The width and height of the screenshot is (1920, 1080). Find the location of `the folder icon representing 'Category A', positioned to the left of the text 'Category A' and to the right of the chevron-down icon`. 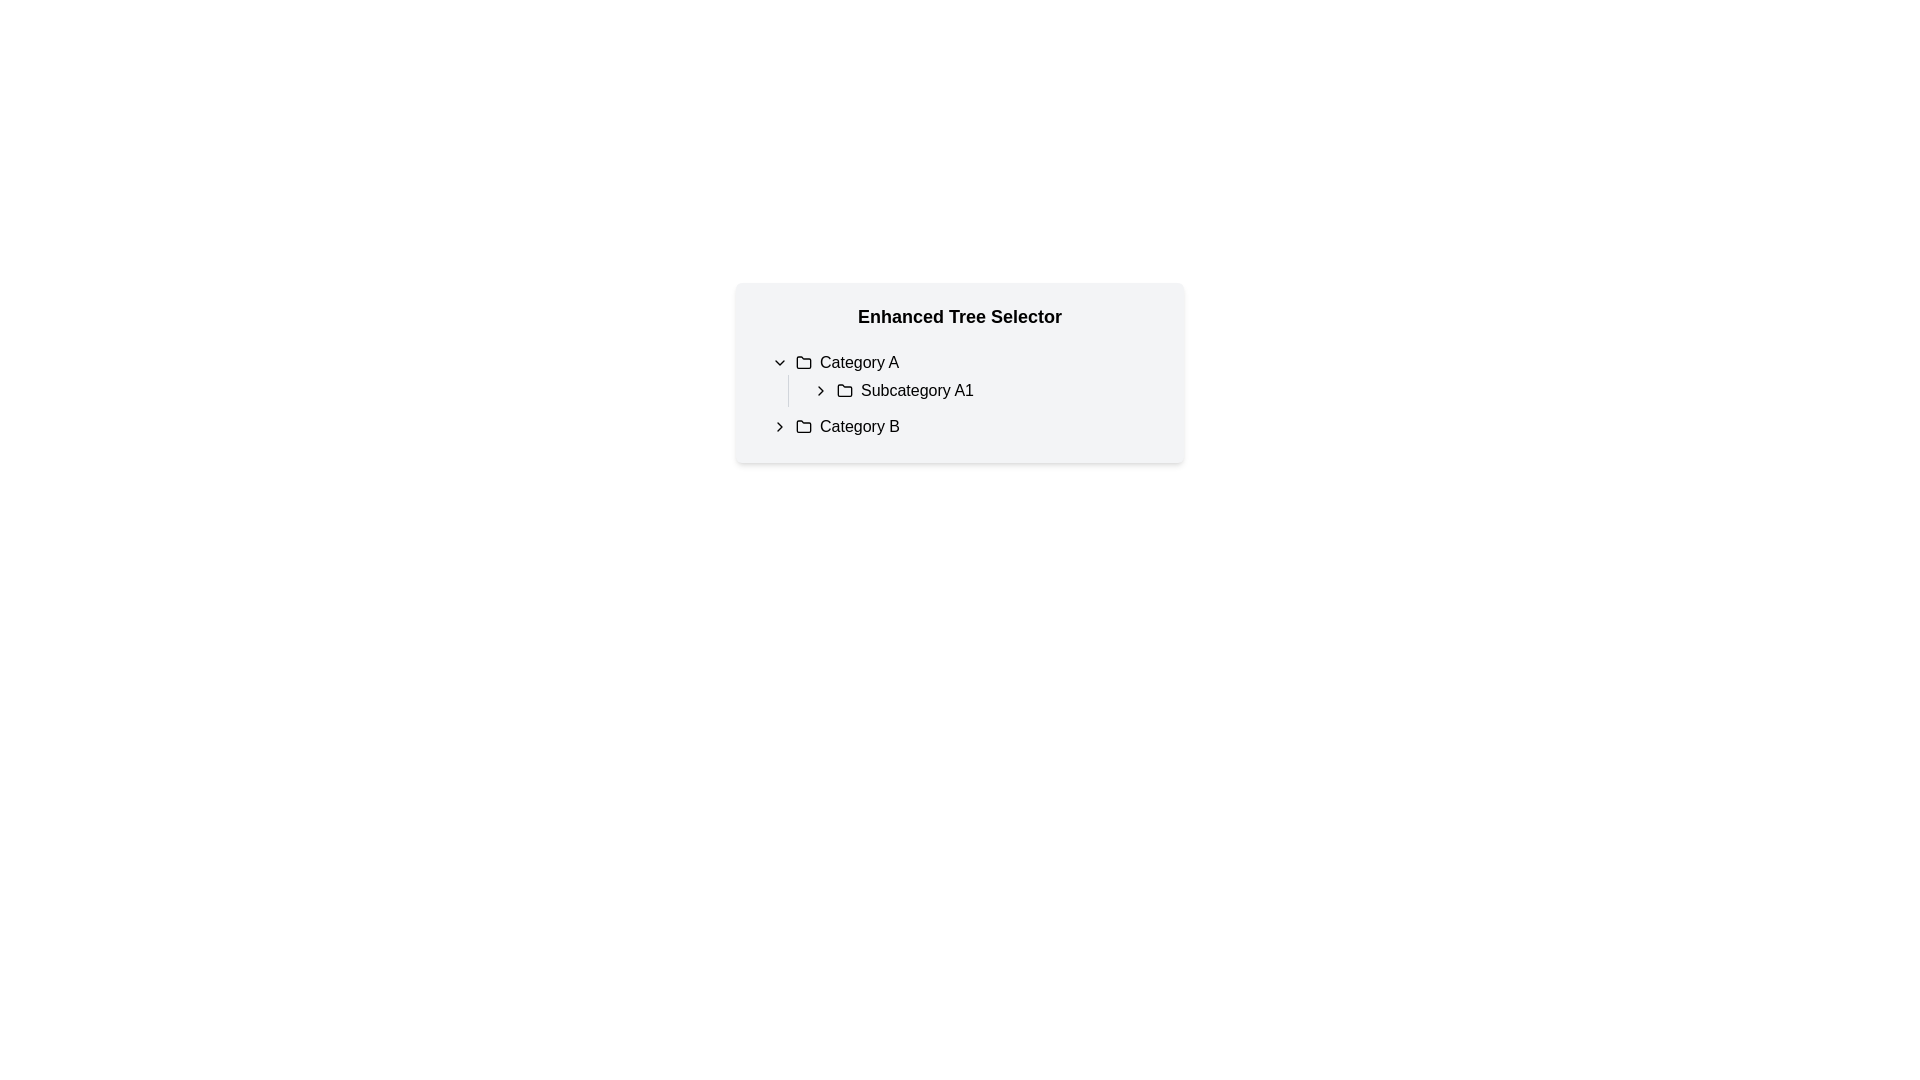

the folder icon representing 'Category A', positioned to the left of the text 'Category A' and to the right of the chevron-down icon is located at coordinates (804, 362).